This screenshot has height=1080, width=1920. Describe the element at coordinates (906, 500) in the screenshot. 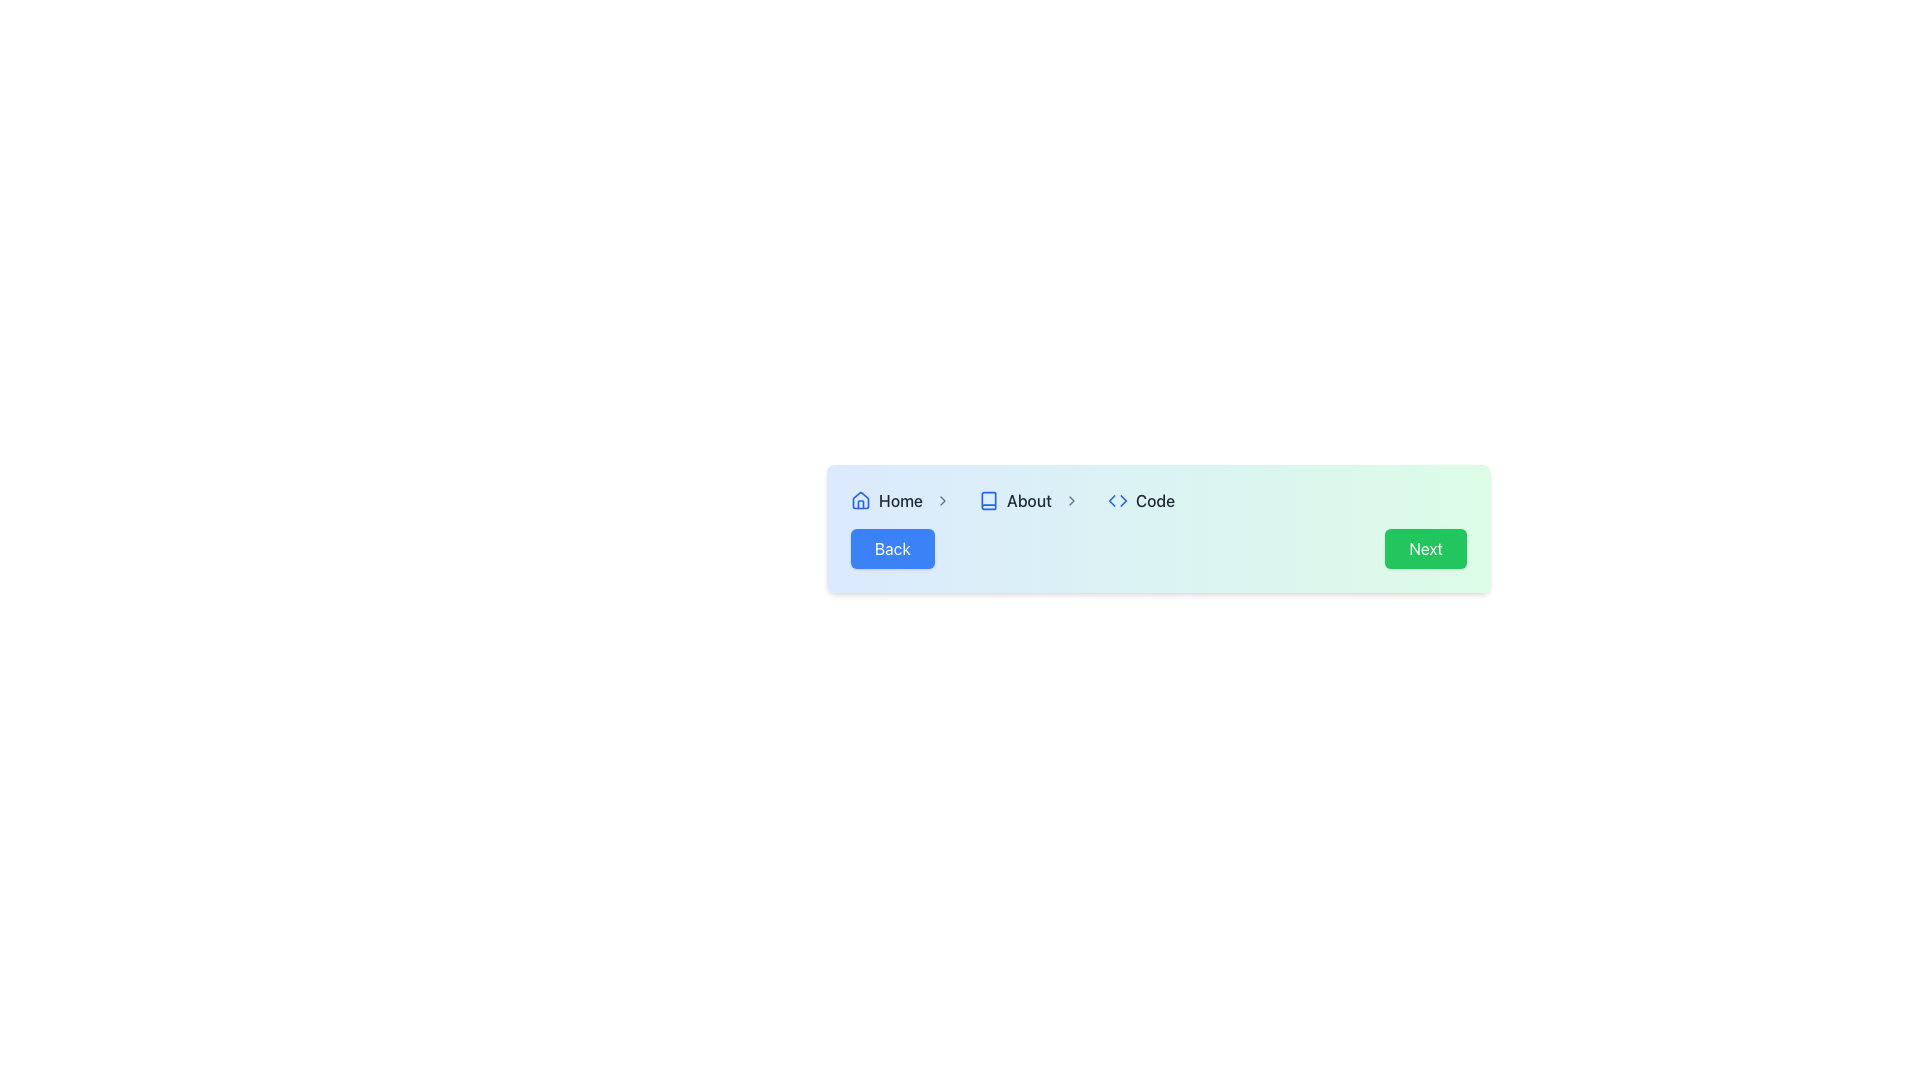

I see `the 'Home' breadcrumb link, which is the first item in the breadcrumb navigation bar` at that location.